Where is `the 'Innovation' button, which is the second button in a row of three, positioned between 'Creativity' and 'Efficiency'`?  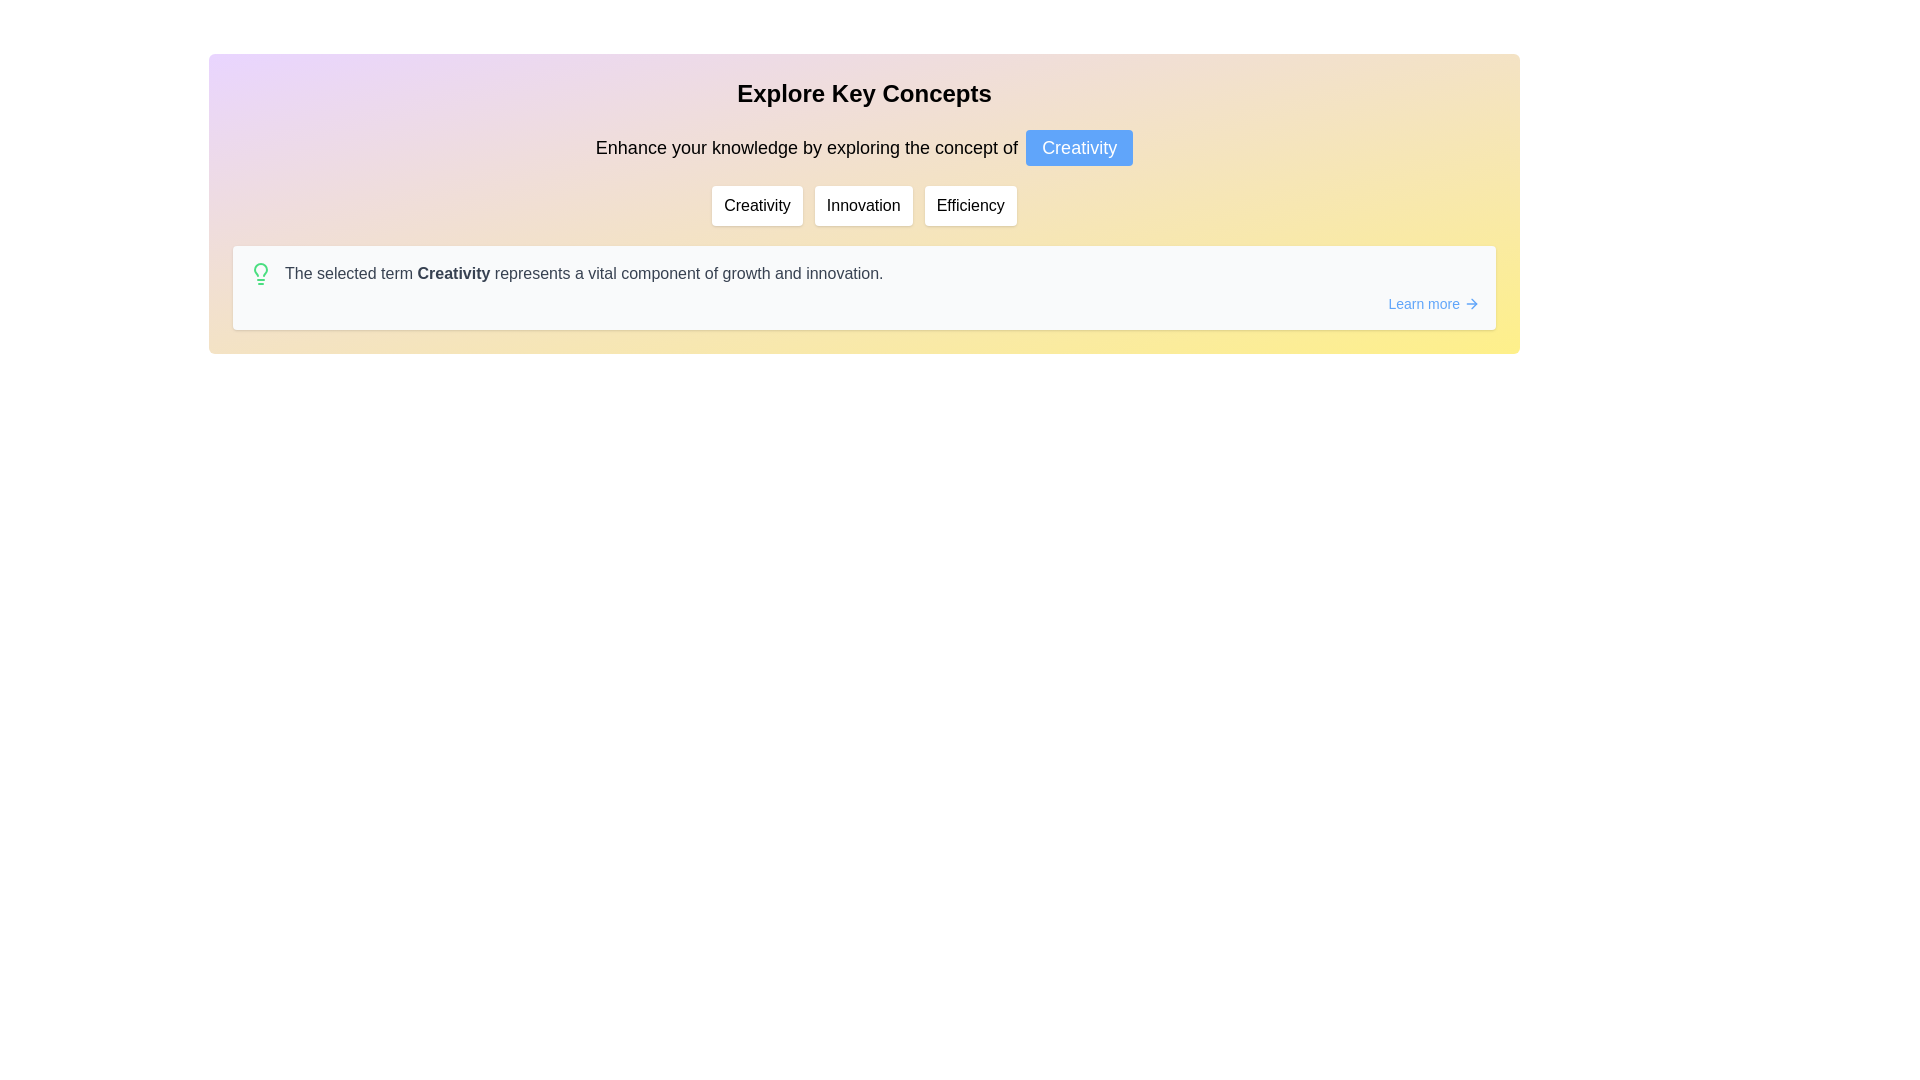 the 'Innovation' button, which is the second button in a row of three, positioned between 'Creativity' and 'Efficiency' is located at coordinates (864, 205).